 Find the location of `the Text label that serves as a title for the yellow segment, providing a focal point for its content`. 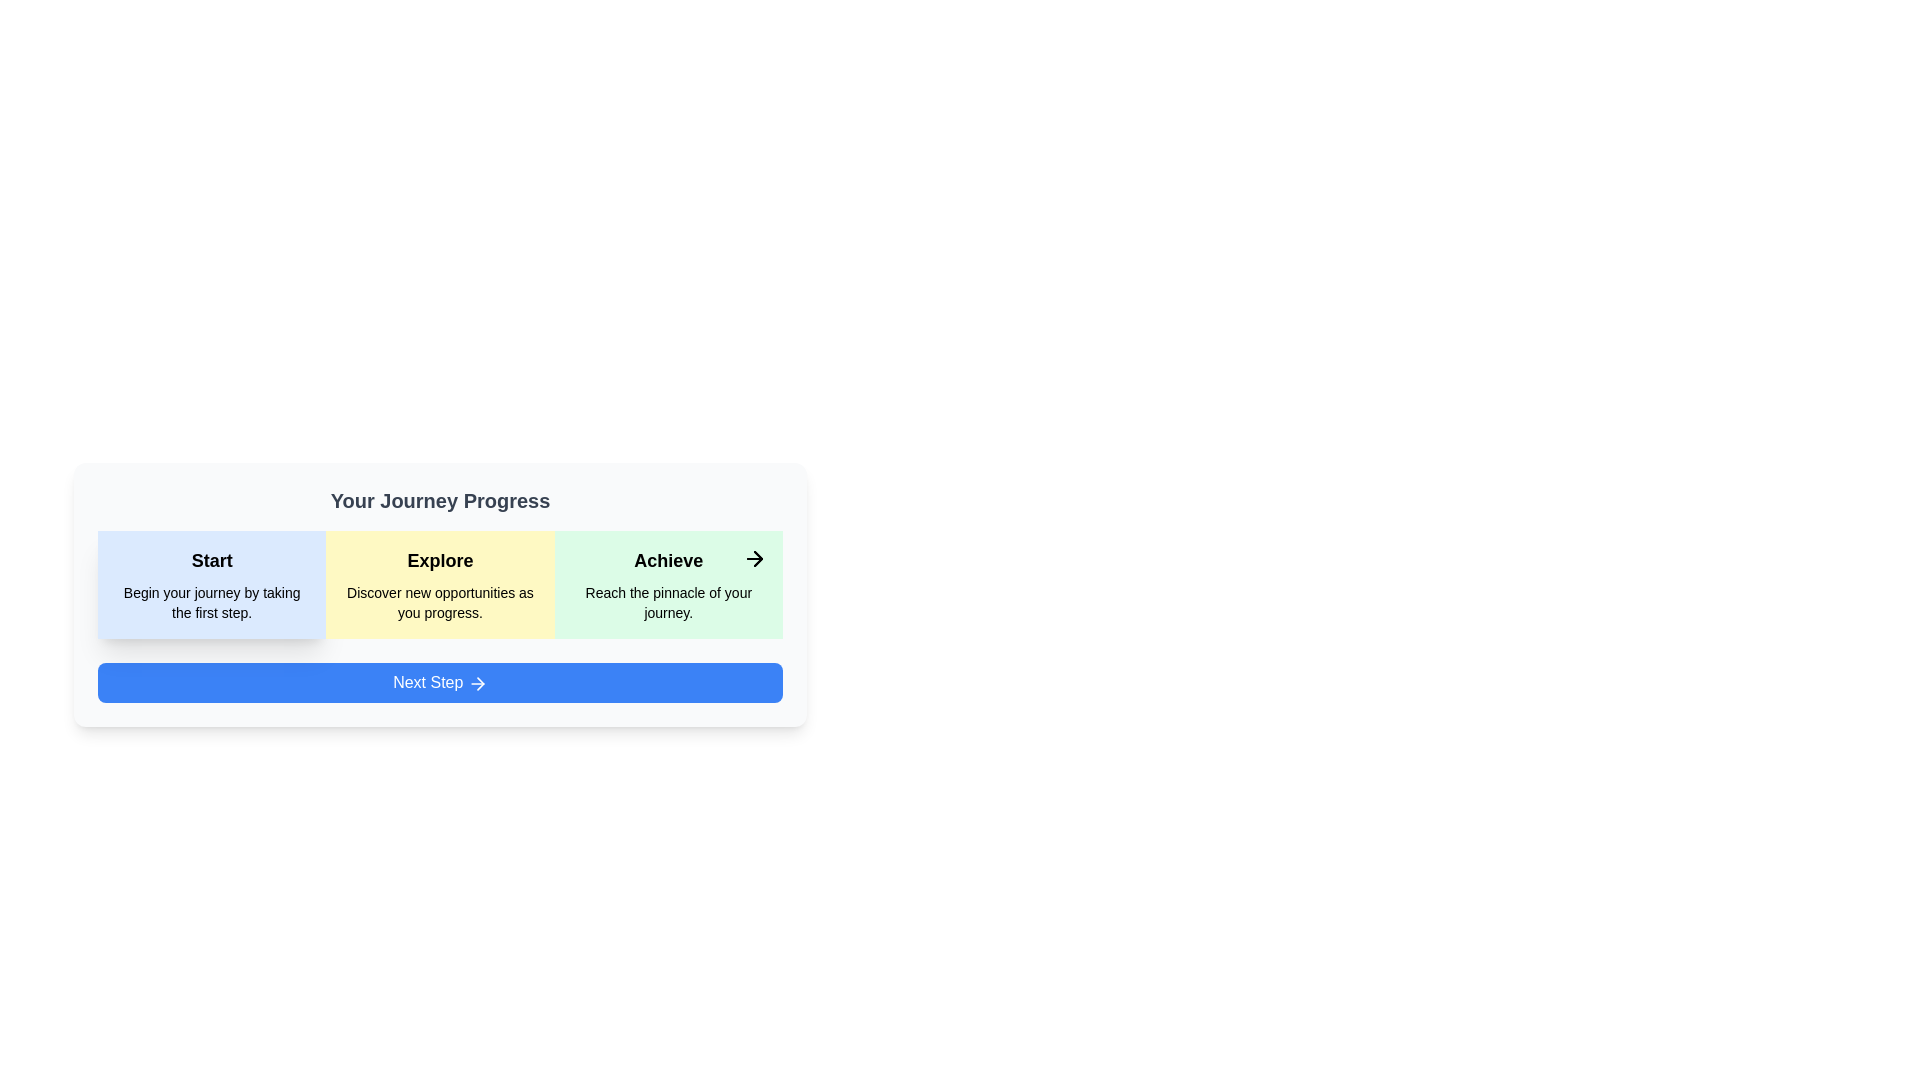

the Text label that serves as a title for the yellow segment, providing a focal point for its content is located at coordinates (439, 560).